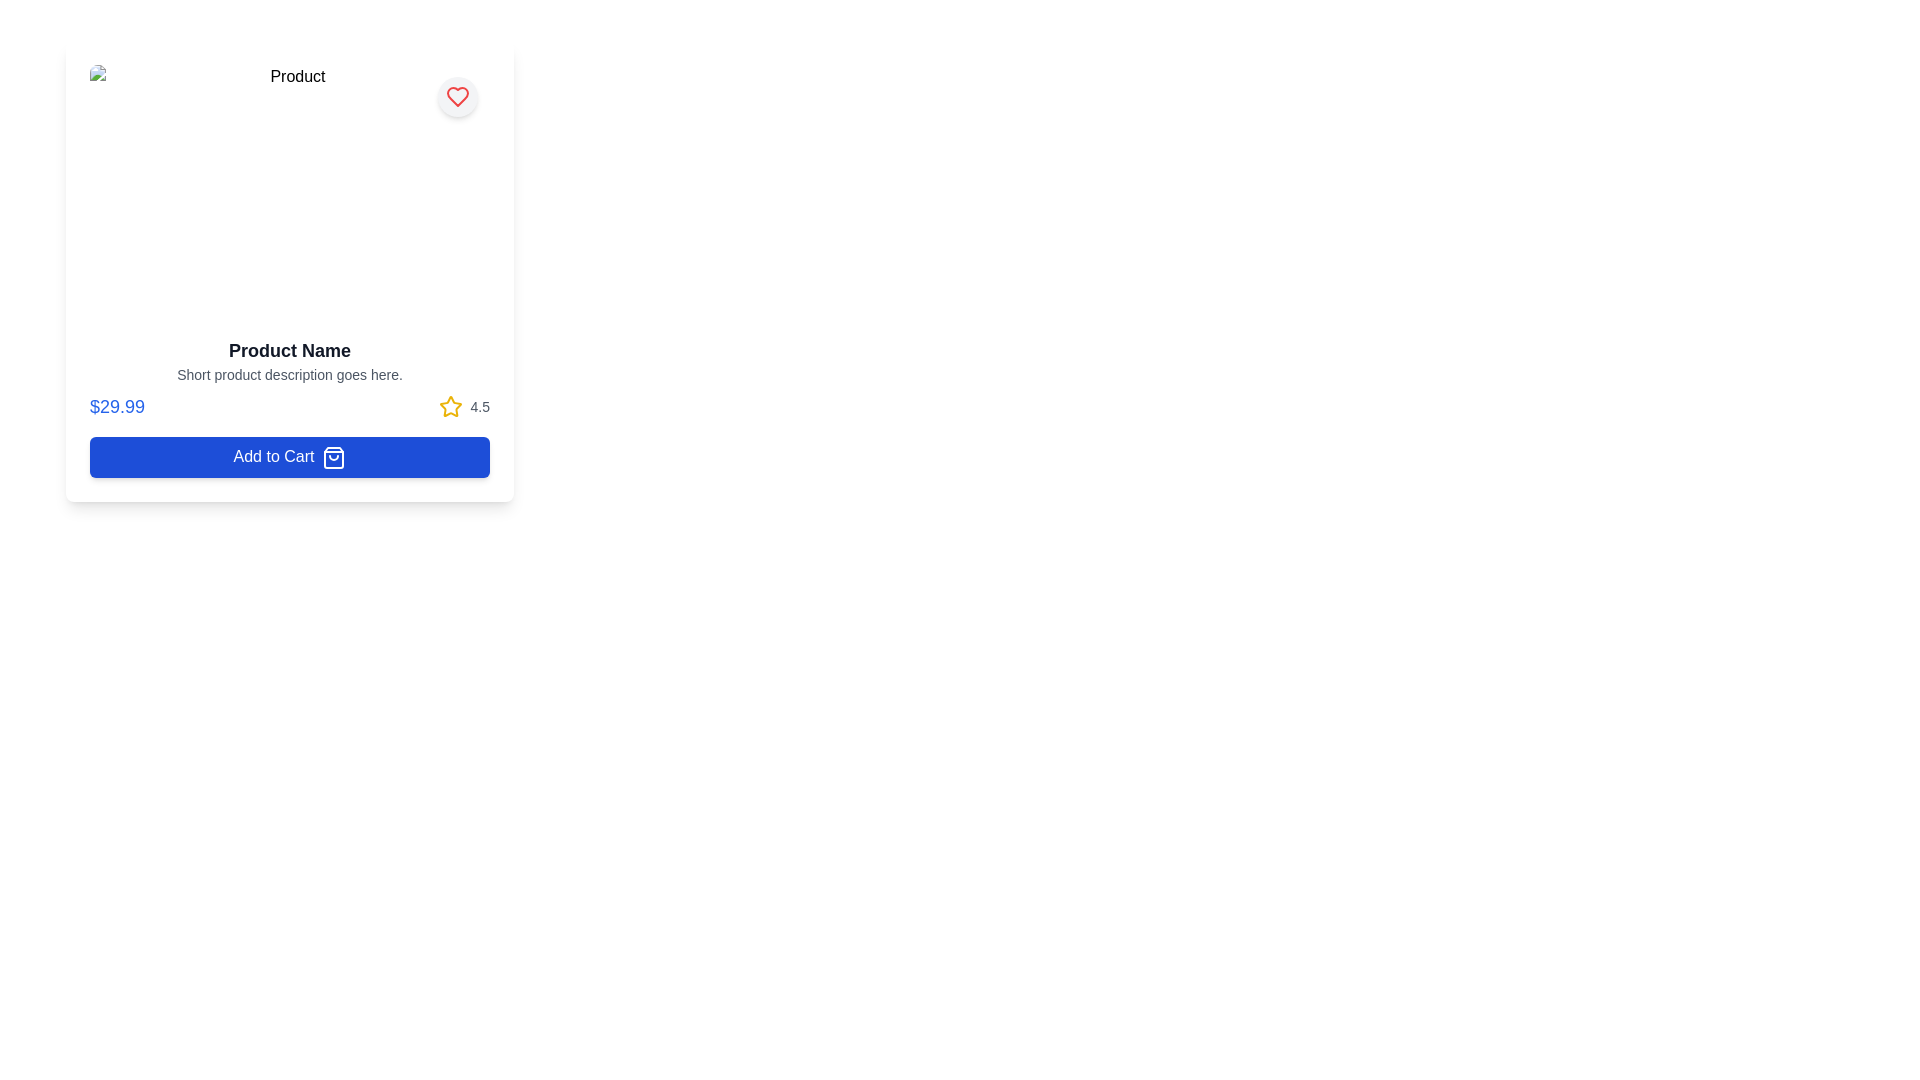 Image resolution: width=1920 pixels, height=1080 pixels. I want to click on the heart-shaped icon with a hollow center, located in the top right corner of the product card, which represents a favorite function, so click(456, 96).